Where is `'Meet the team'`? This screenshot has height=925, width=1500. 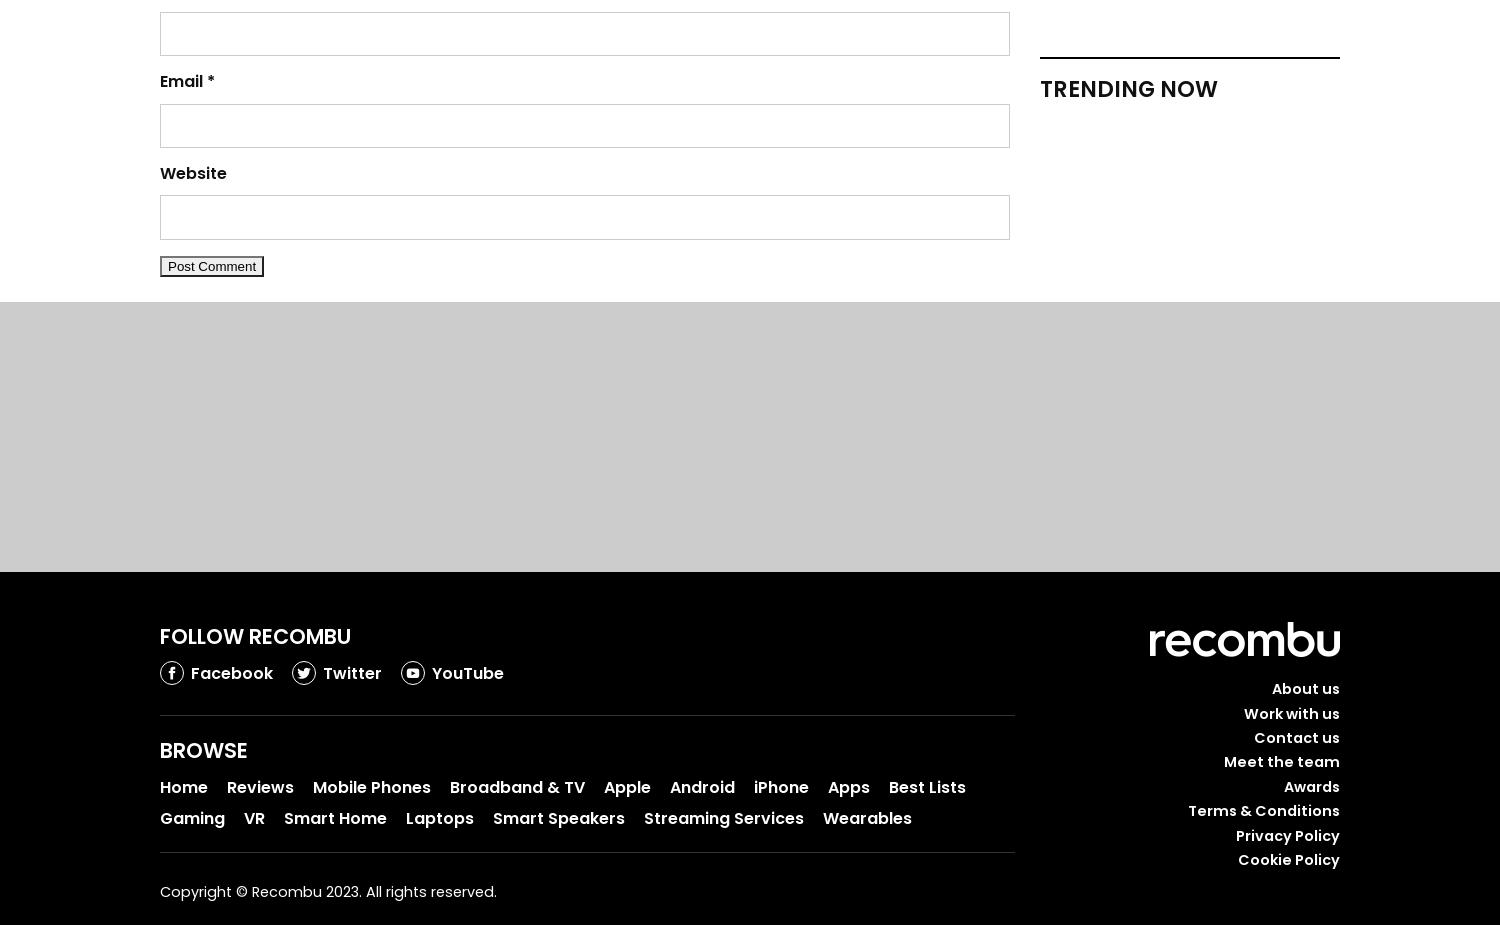
'Meet the team' is located at coordinates (1223, 762).